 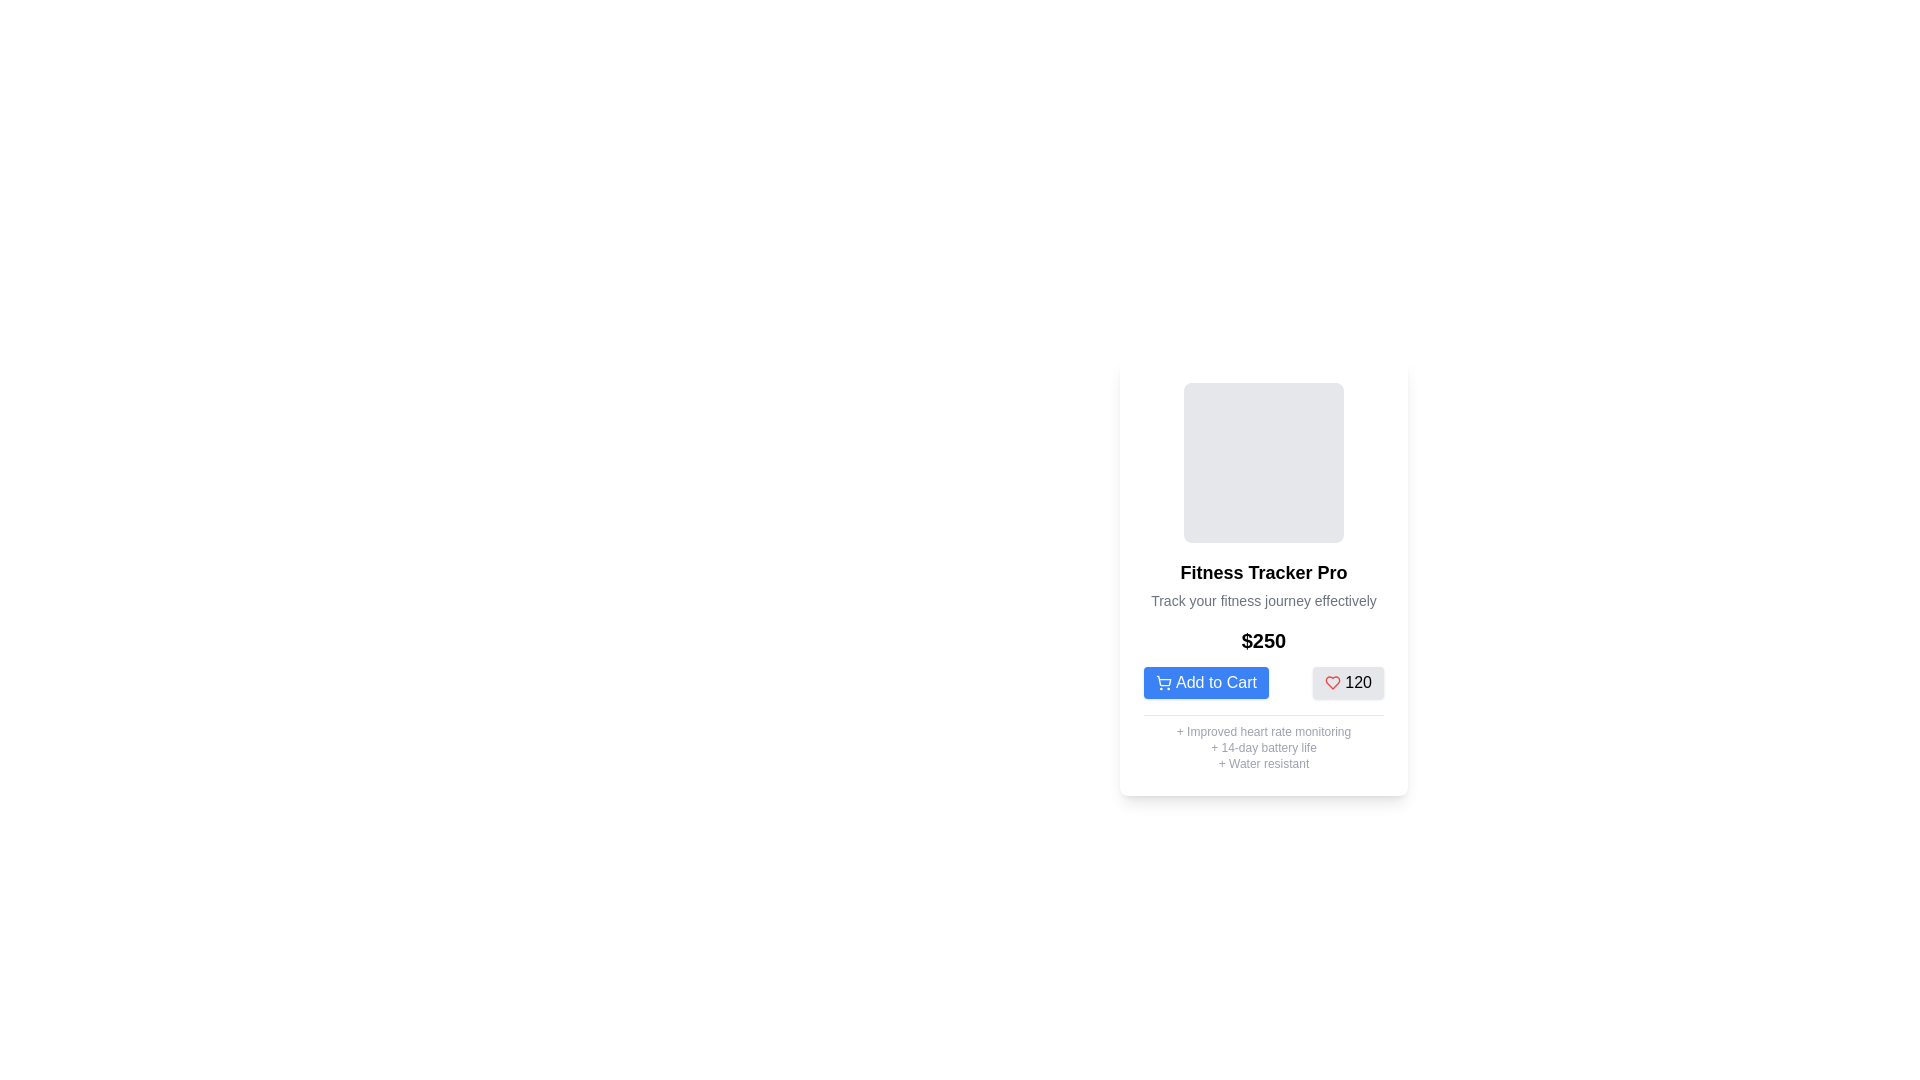 What do you see at coordinates (1262, 732) in the screenshot?
I see `text '+ Improved heart rate monitoring' which is displayed in light-gray color as the first item in a vertical list of features` at bounding box center [1262, 732].